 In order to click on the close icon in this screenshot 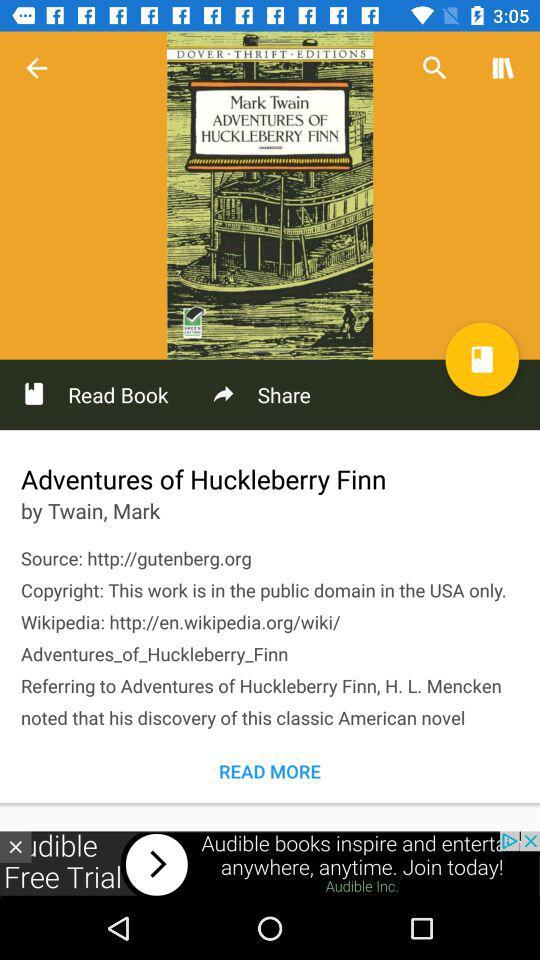, I will do `click(14, 846)`.